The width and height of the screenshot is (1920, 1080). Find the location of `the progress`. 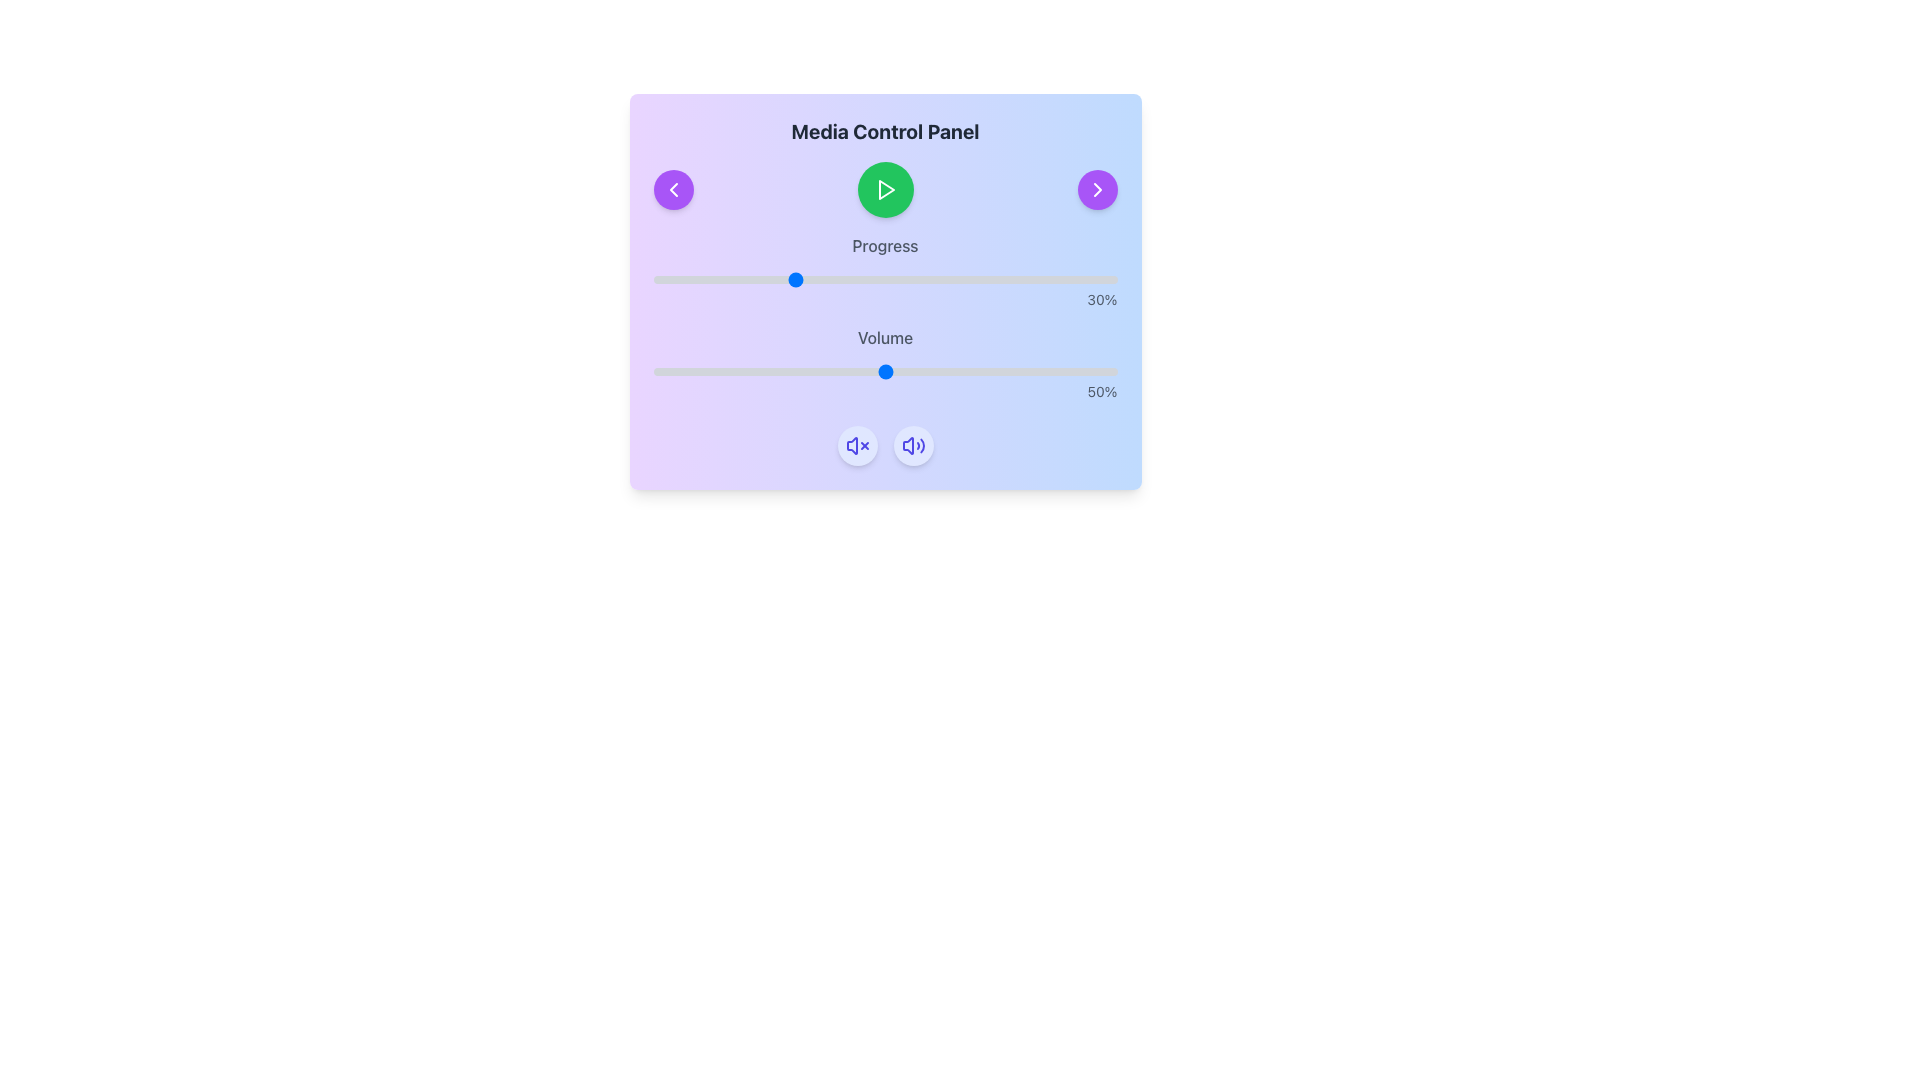

the progress is located at coordinates (672, 280).